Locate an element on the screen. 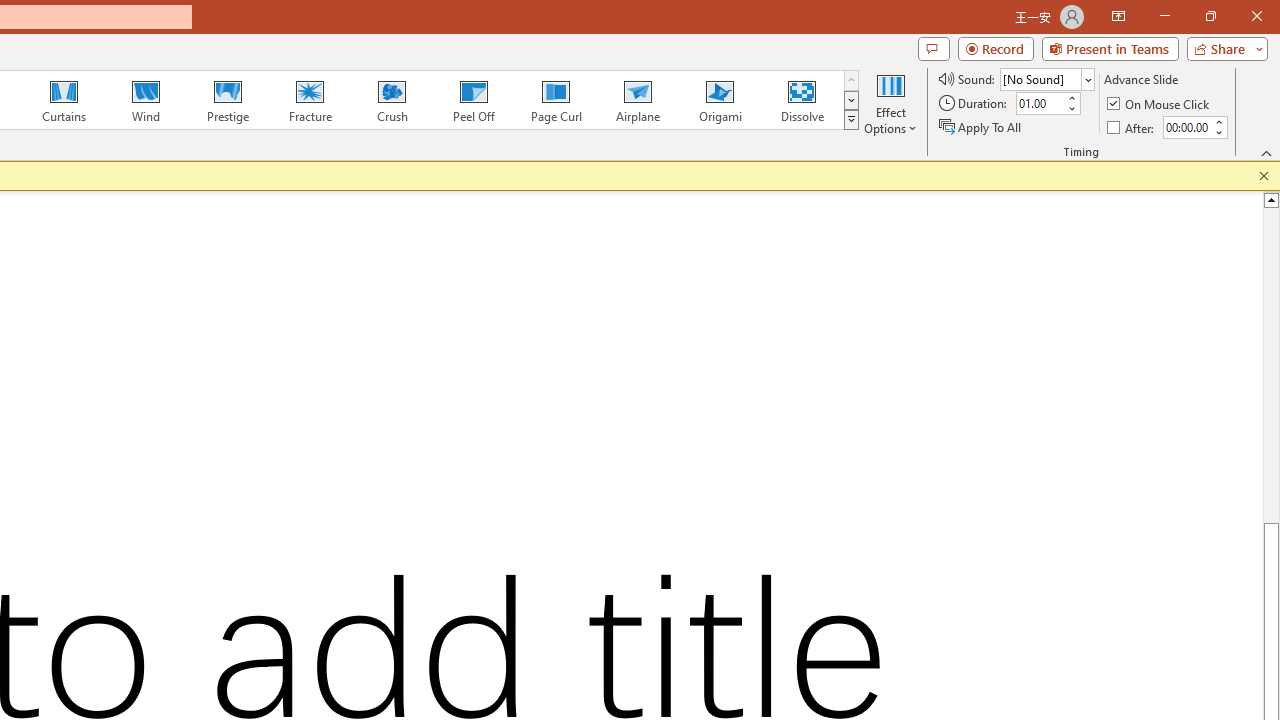  'Transition Effects' is located at coordinates (851, 120).